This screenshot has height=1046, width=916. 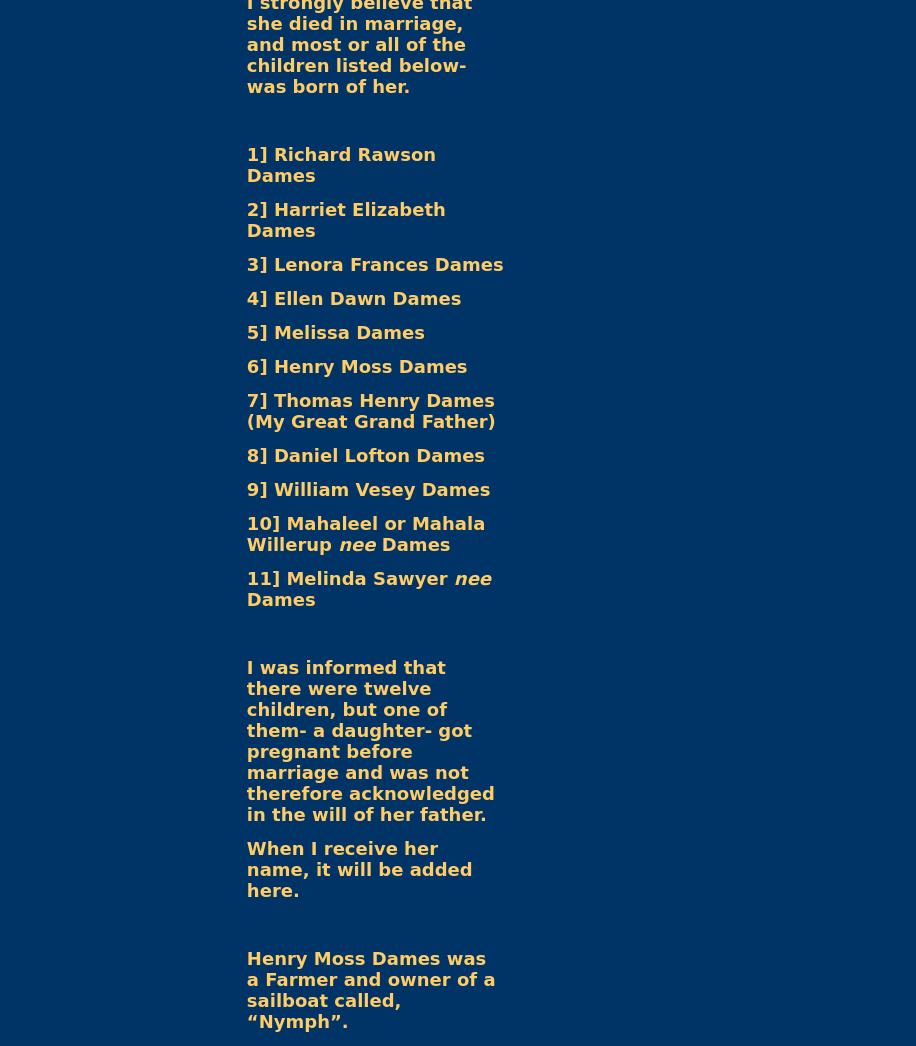 What do you see at coordinates (358, 868) in the screenshot?
I see `'When I receive her name, it will be added here.'` at bounding box center [358, 868].